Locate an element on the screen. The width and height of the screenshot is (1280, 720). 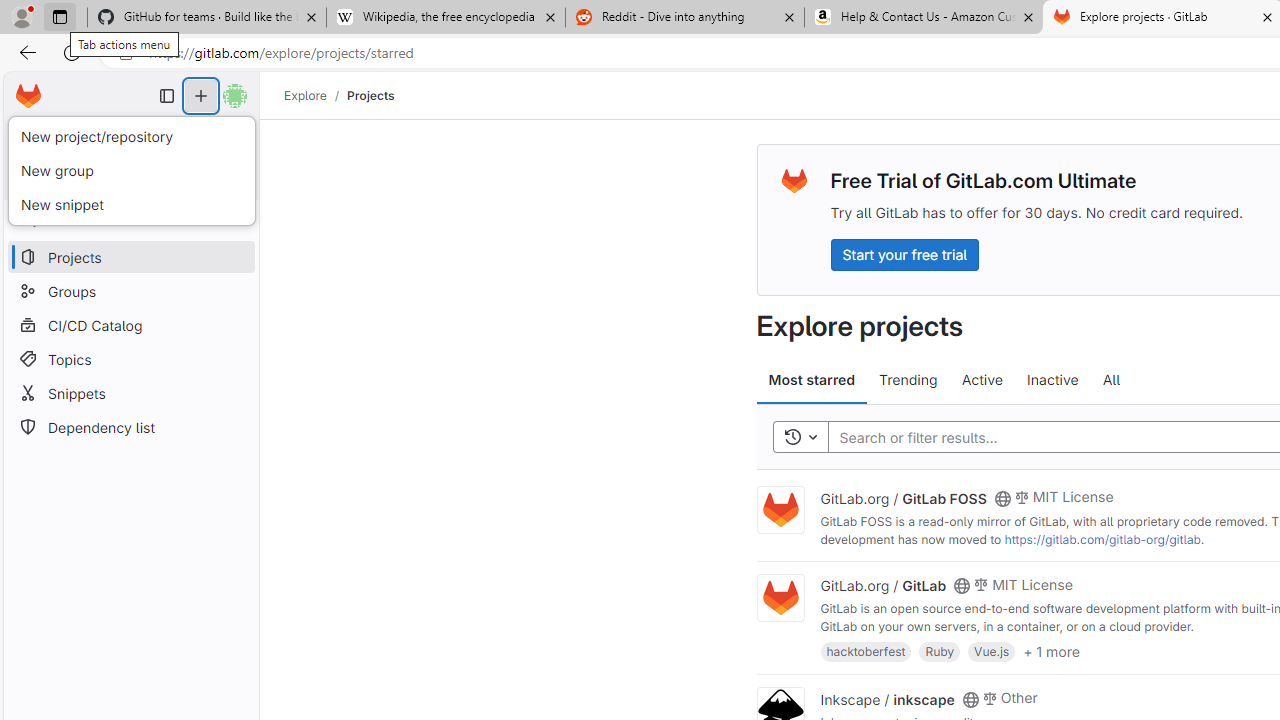
'Start your free trial' is located at coordinates (903, 253).